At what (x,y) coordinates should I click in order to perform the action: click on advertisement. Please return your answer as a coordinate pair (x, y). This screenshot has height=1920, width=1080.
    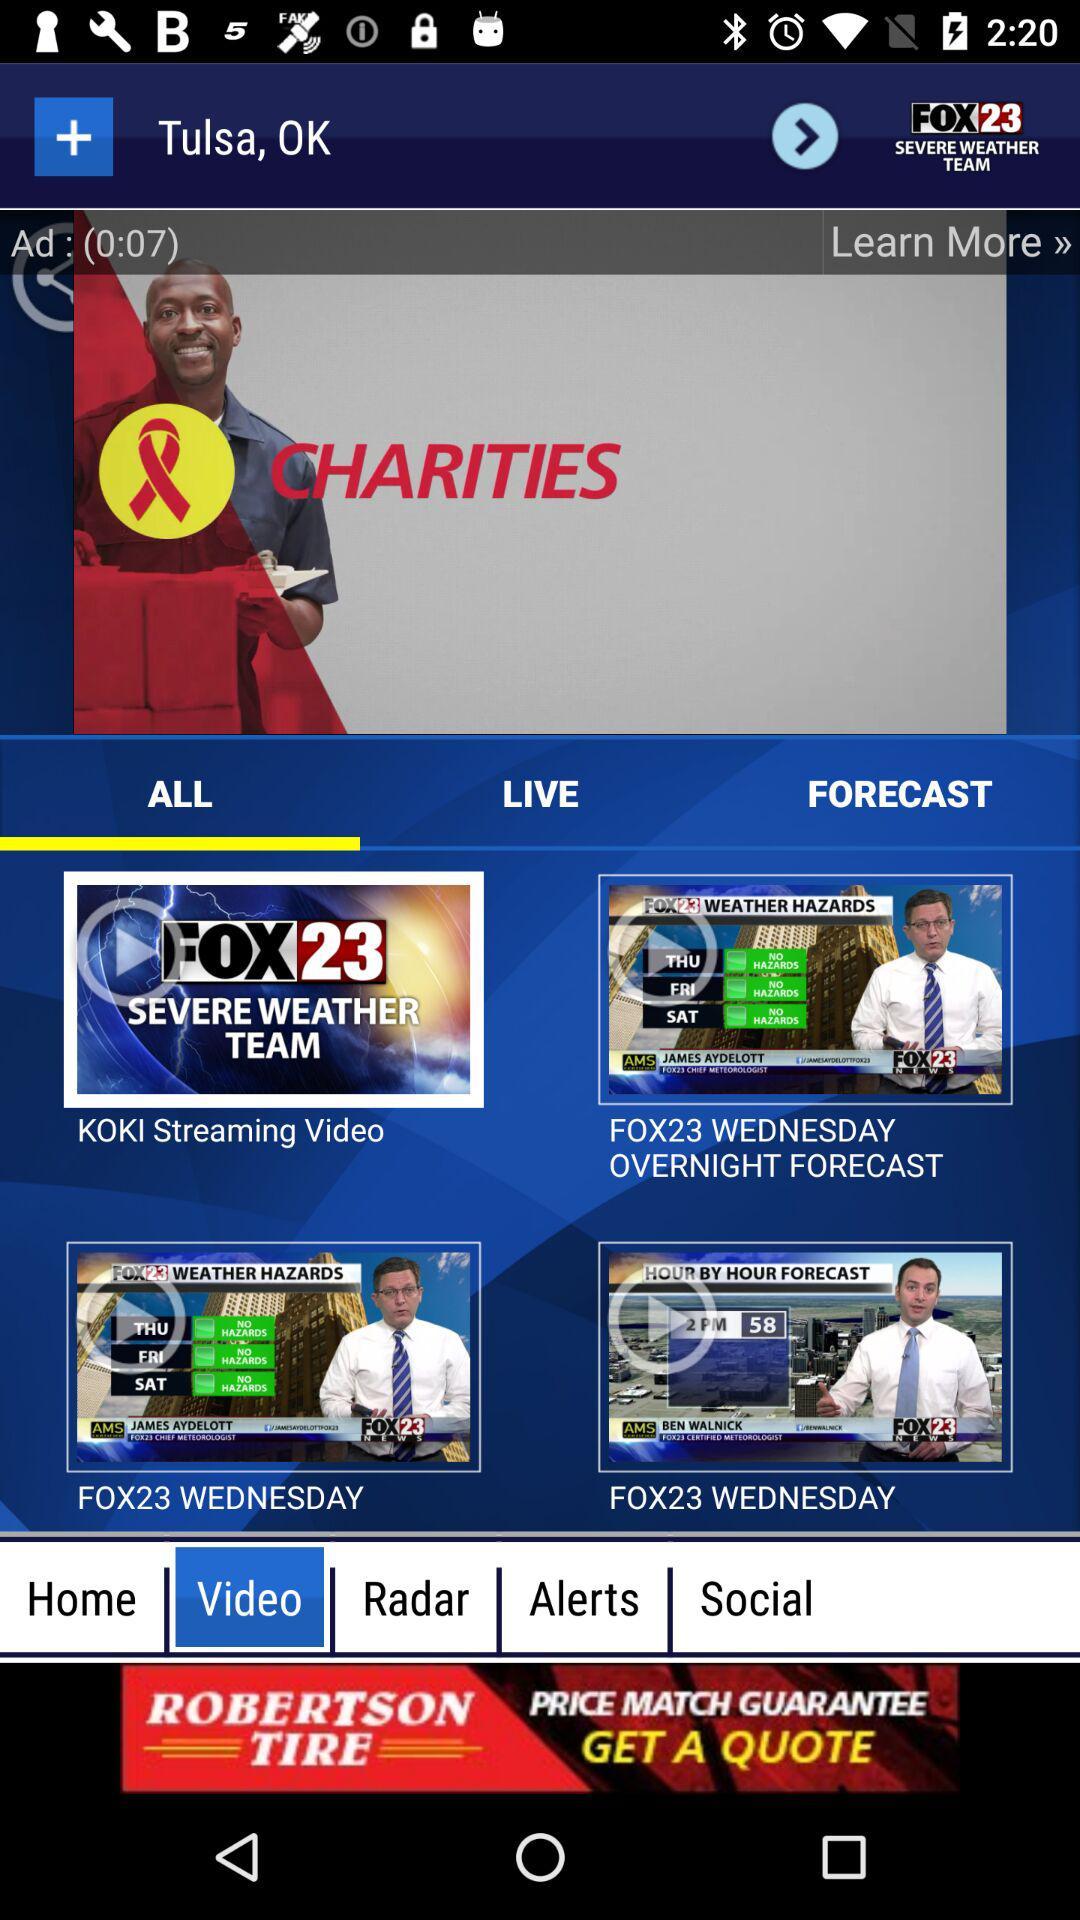
    Looking at the image, I should click on (540, 1727).